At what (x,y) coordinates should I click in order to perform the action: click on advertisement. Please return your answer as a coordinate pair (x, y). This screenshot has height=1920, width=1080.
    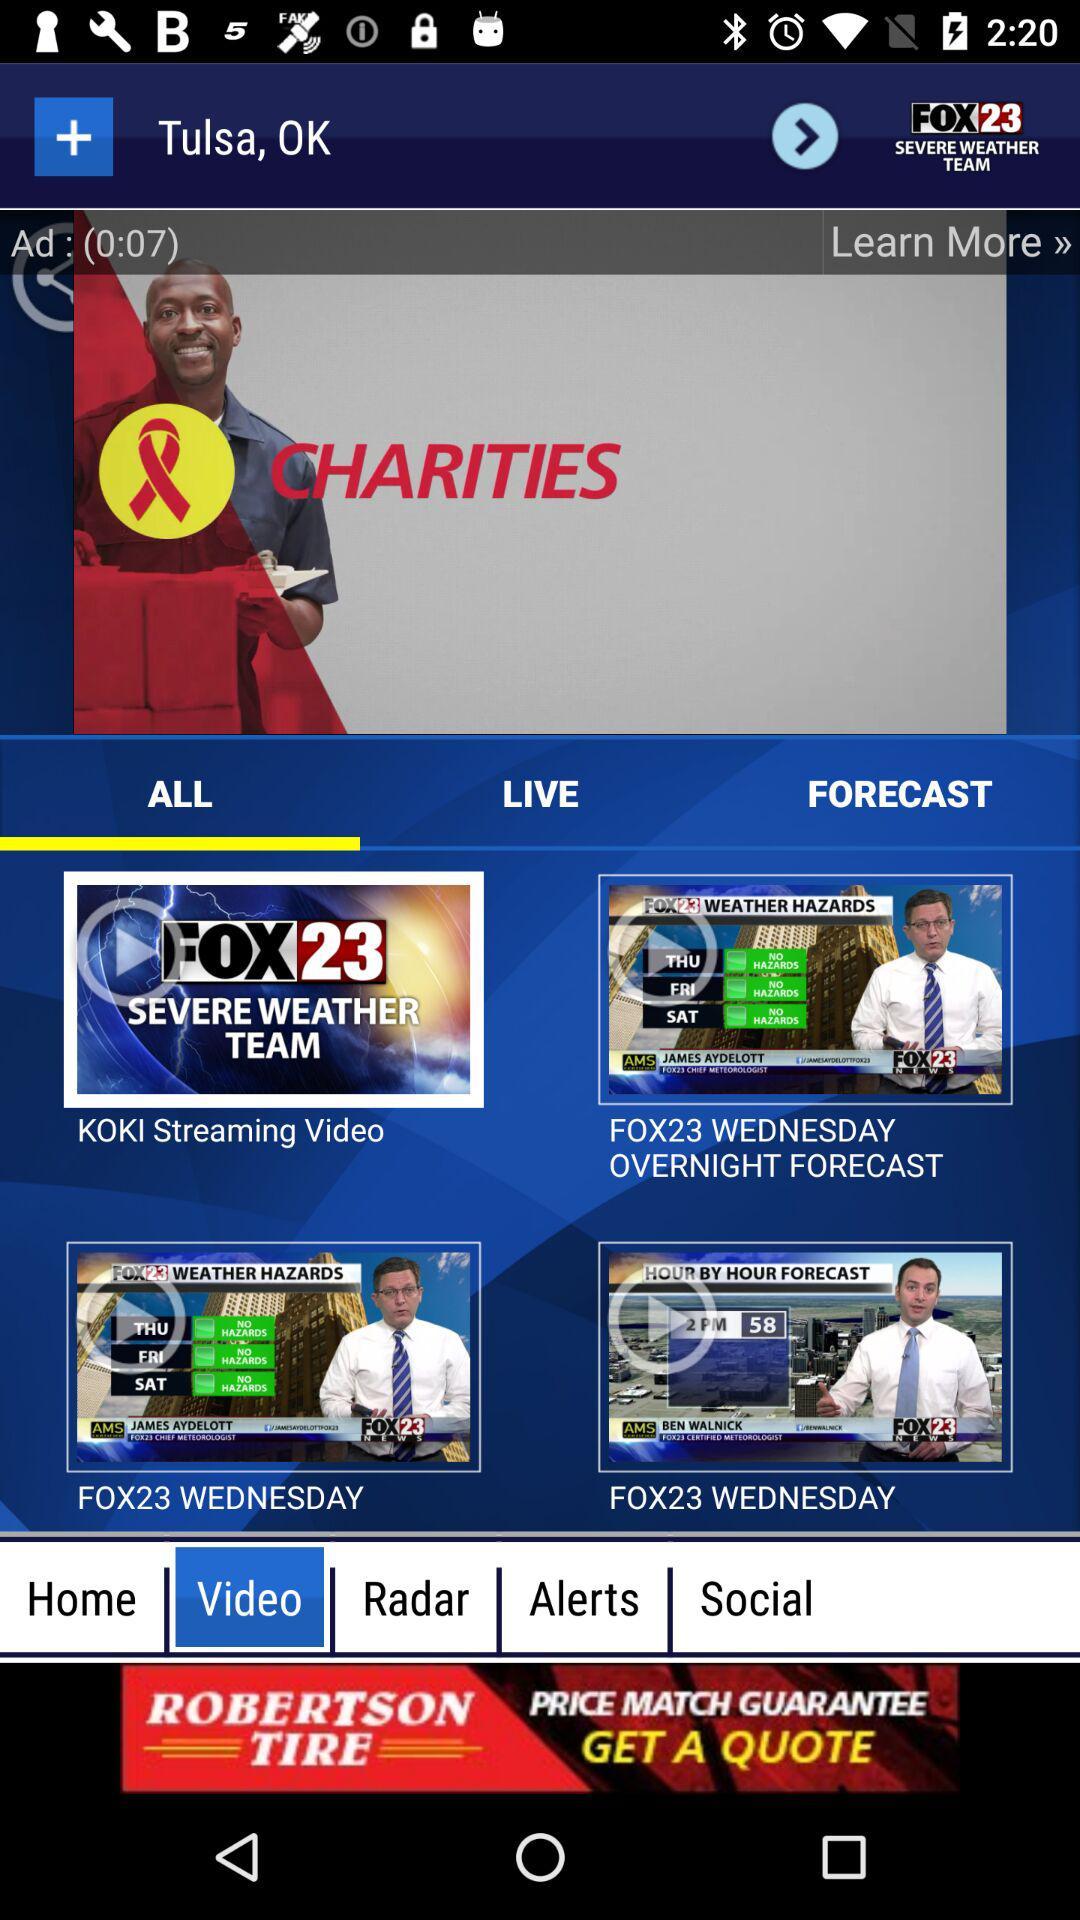
    Looking at the image, I should click on (540, 1727).